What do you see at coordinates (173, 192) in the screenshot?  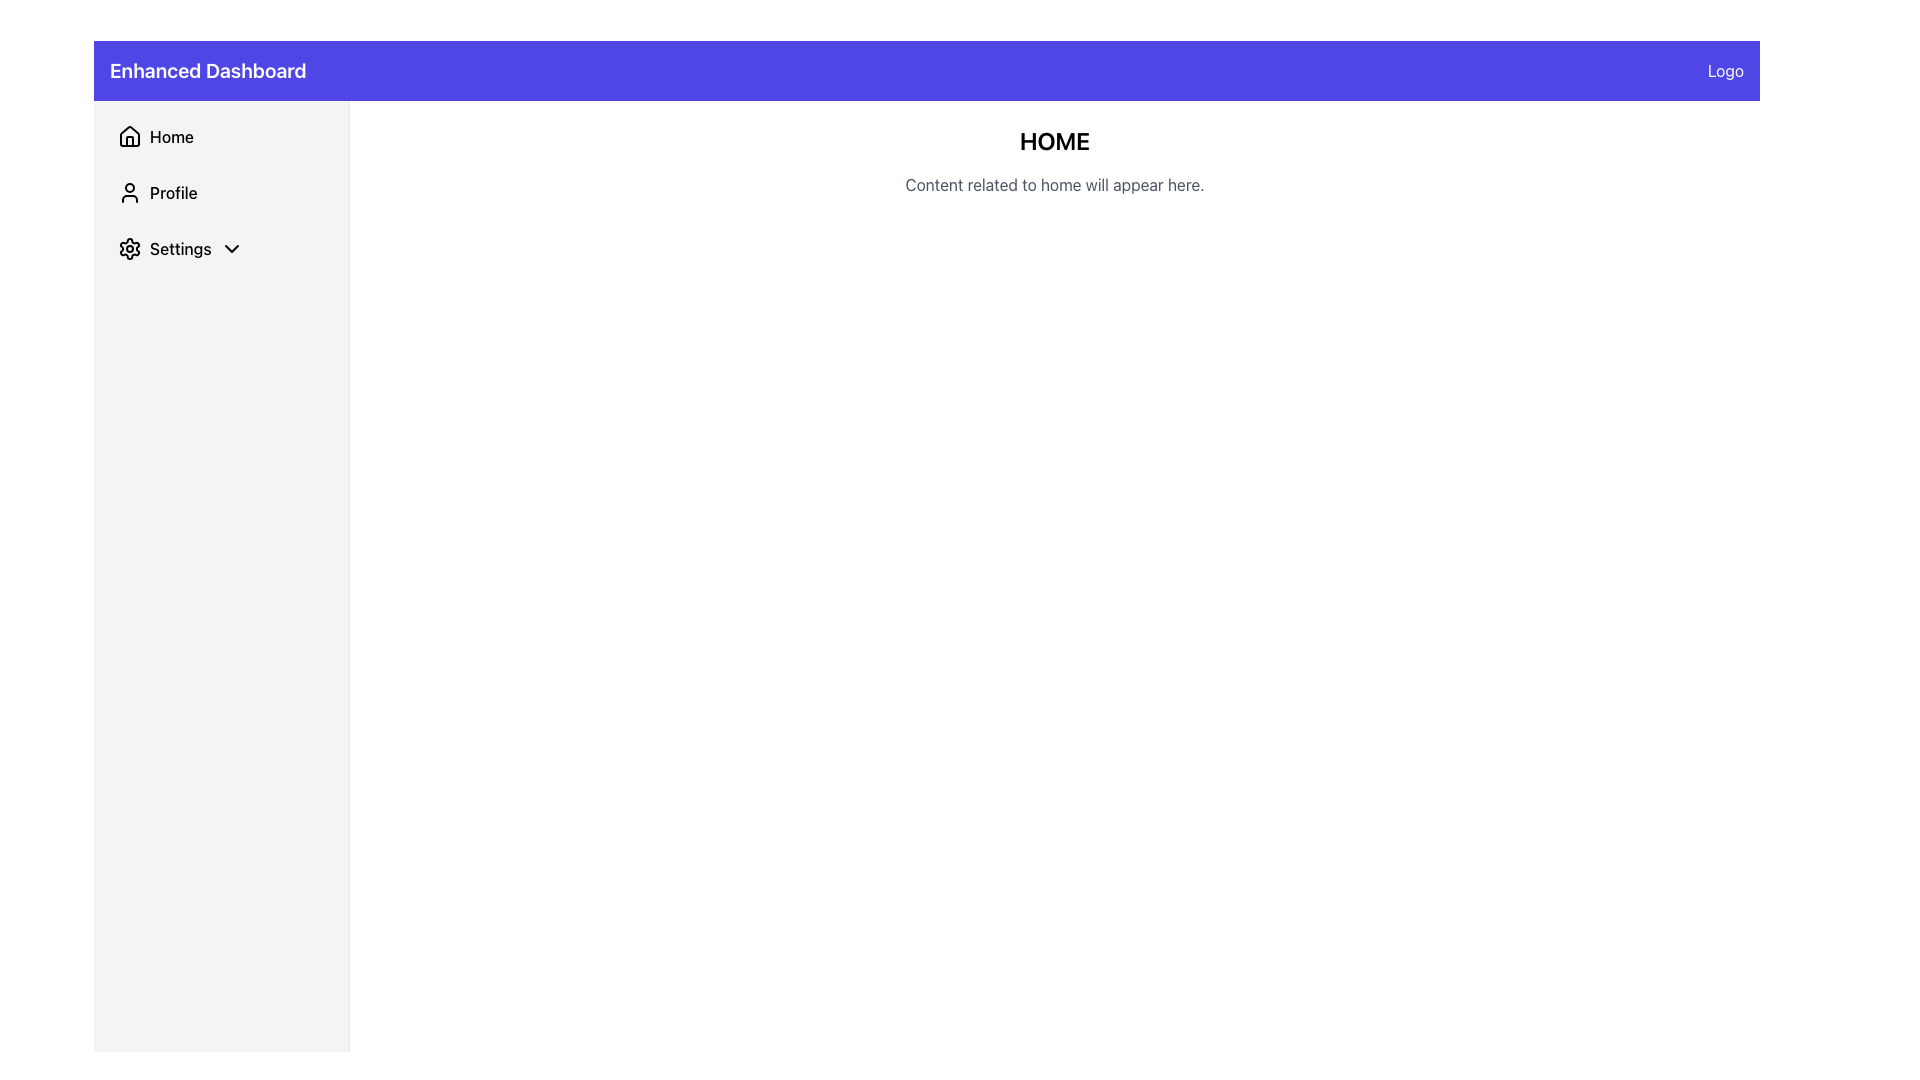 I see `the 'Profile' text label in the sidebar navigation, which is styled in medium font size and located below the 'Home' item and above the 'Settings' option` at bounding box center [173, 192].